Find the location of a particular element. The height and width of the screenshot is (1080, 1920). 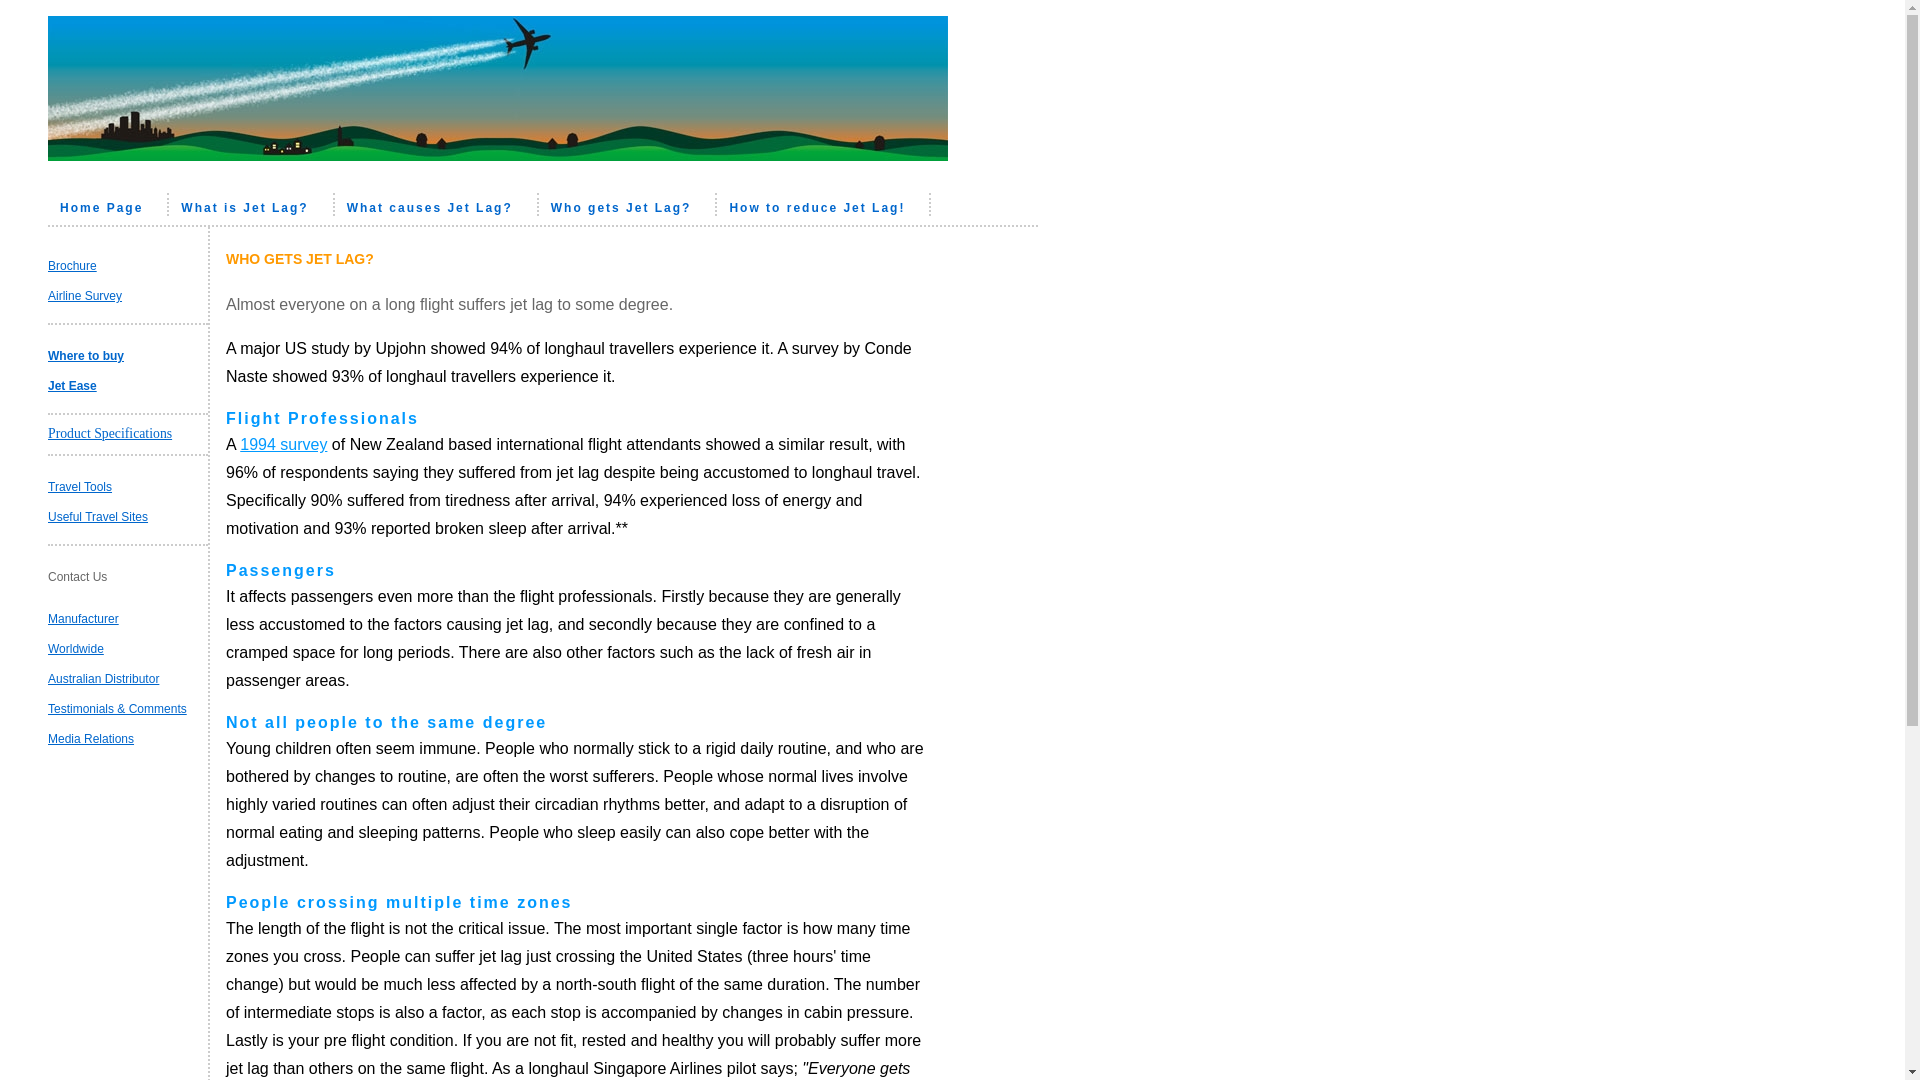

'What is Jet Lag?' is located at coordinates (250, 204).